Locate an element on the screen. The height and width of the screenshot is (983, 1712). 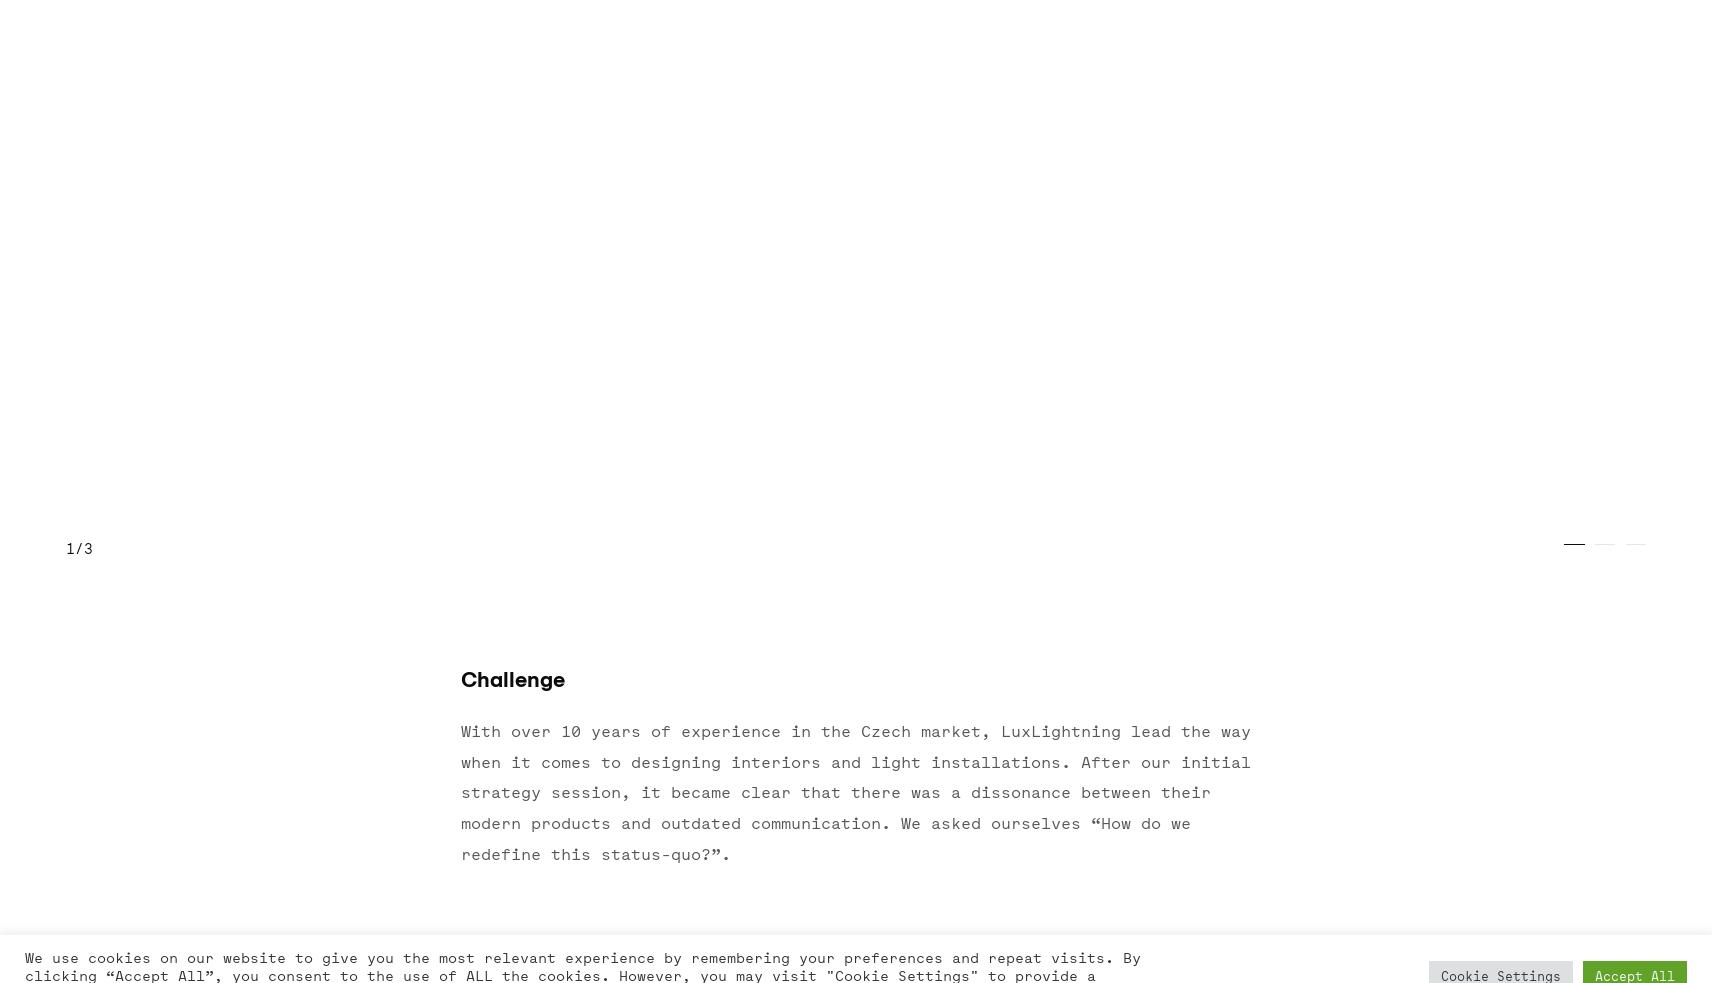
'/' is located at coordinates (72, 548).